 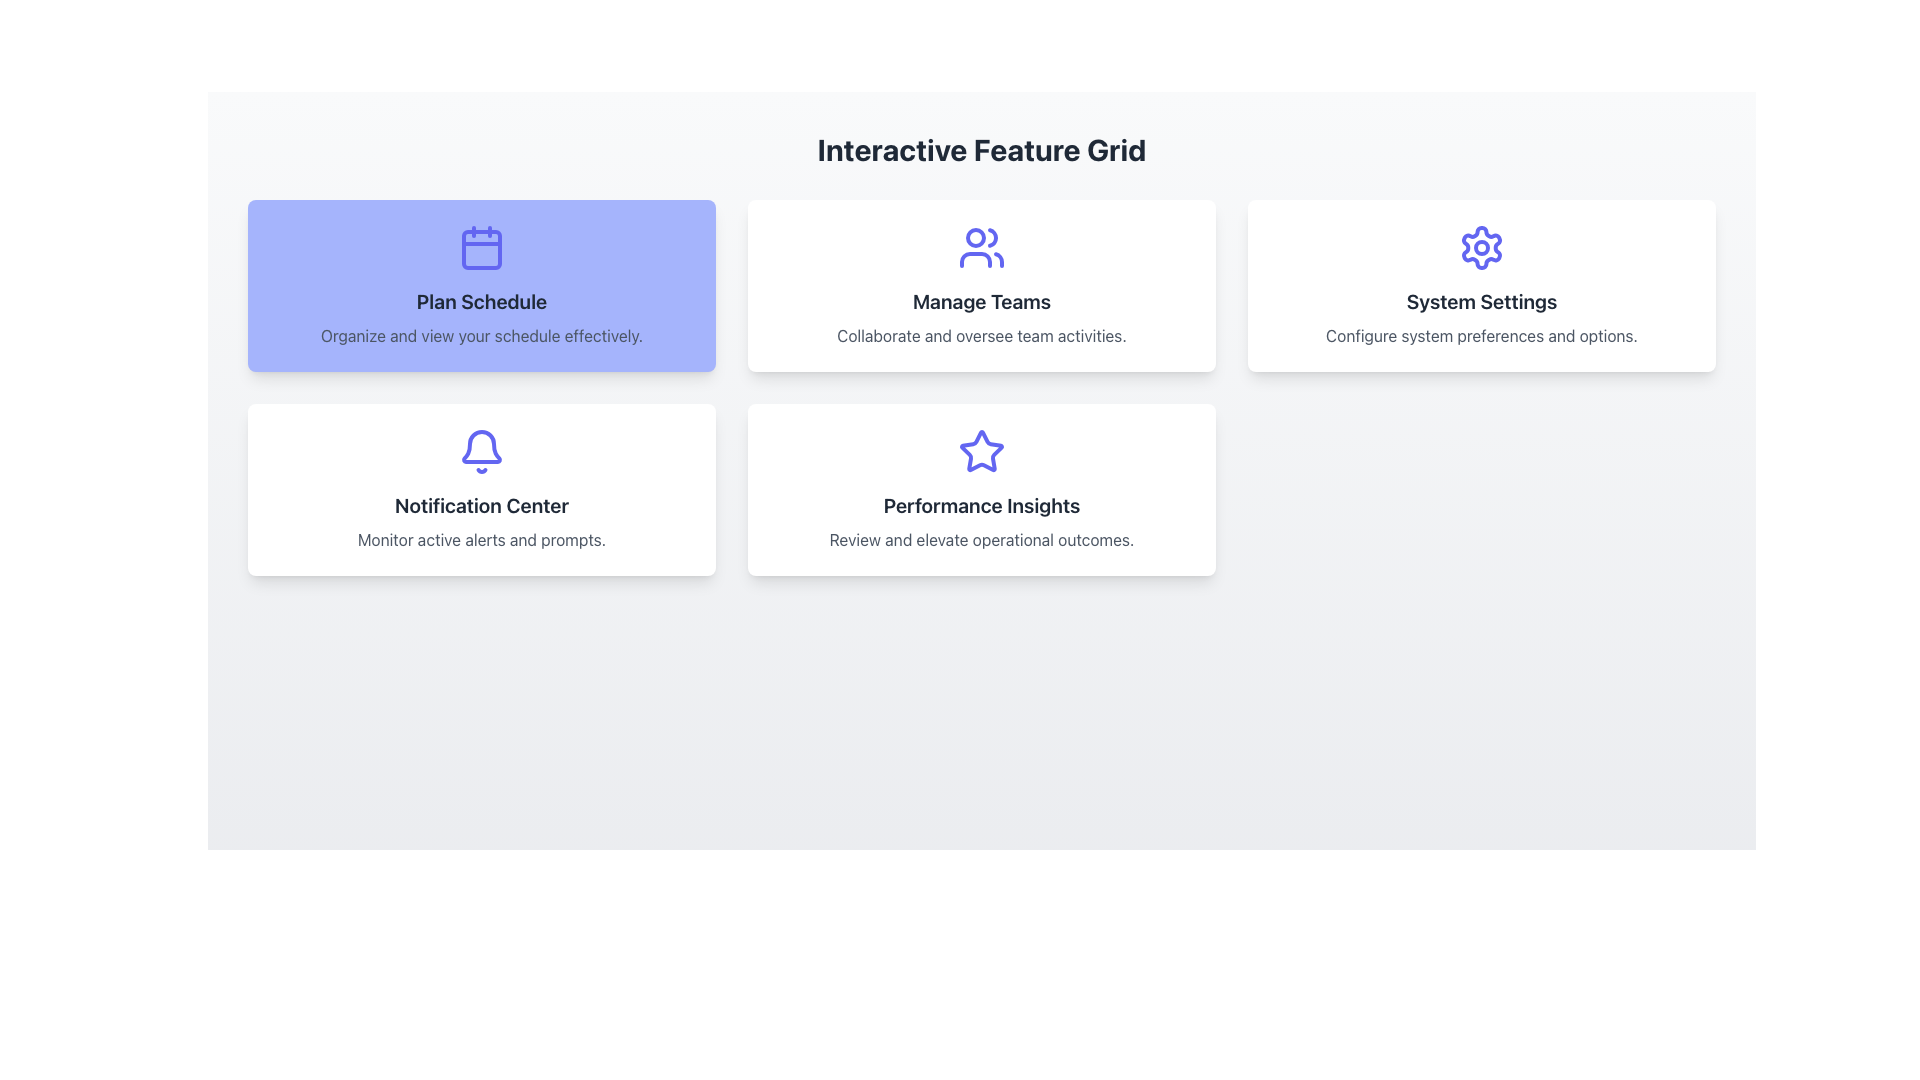 What do you see at coordinates (481, 446) in the screenshot?
I see `the bell-like notification icon located in the Notification Center feature card, which is centered horizontally and positioned above the card's text content` at bounding box center [481, 446].